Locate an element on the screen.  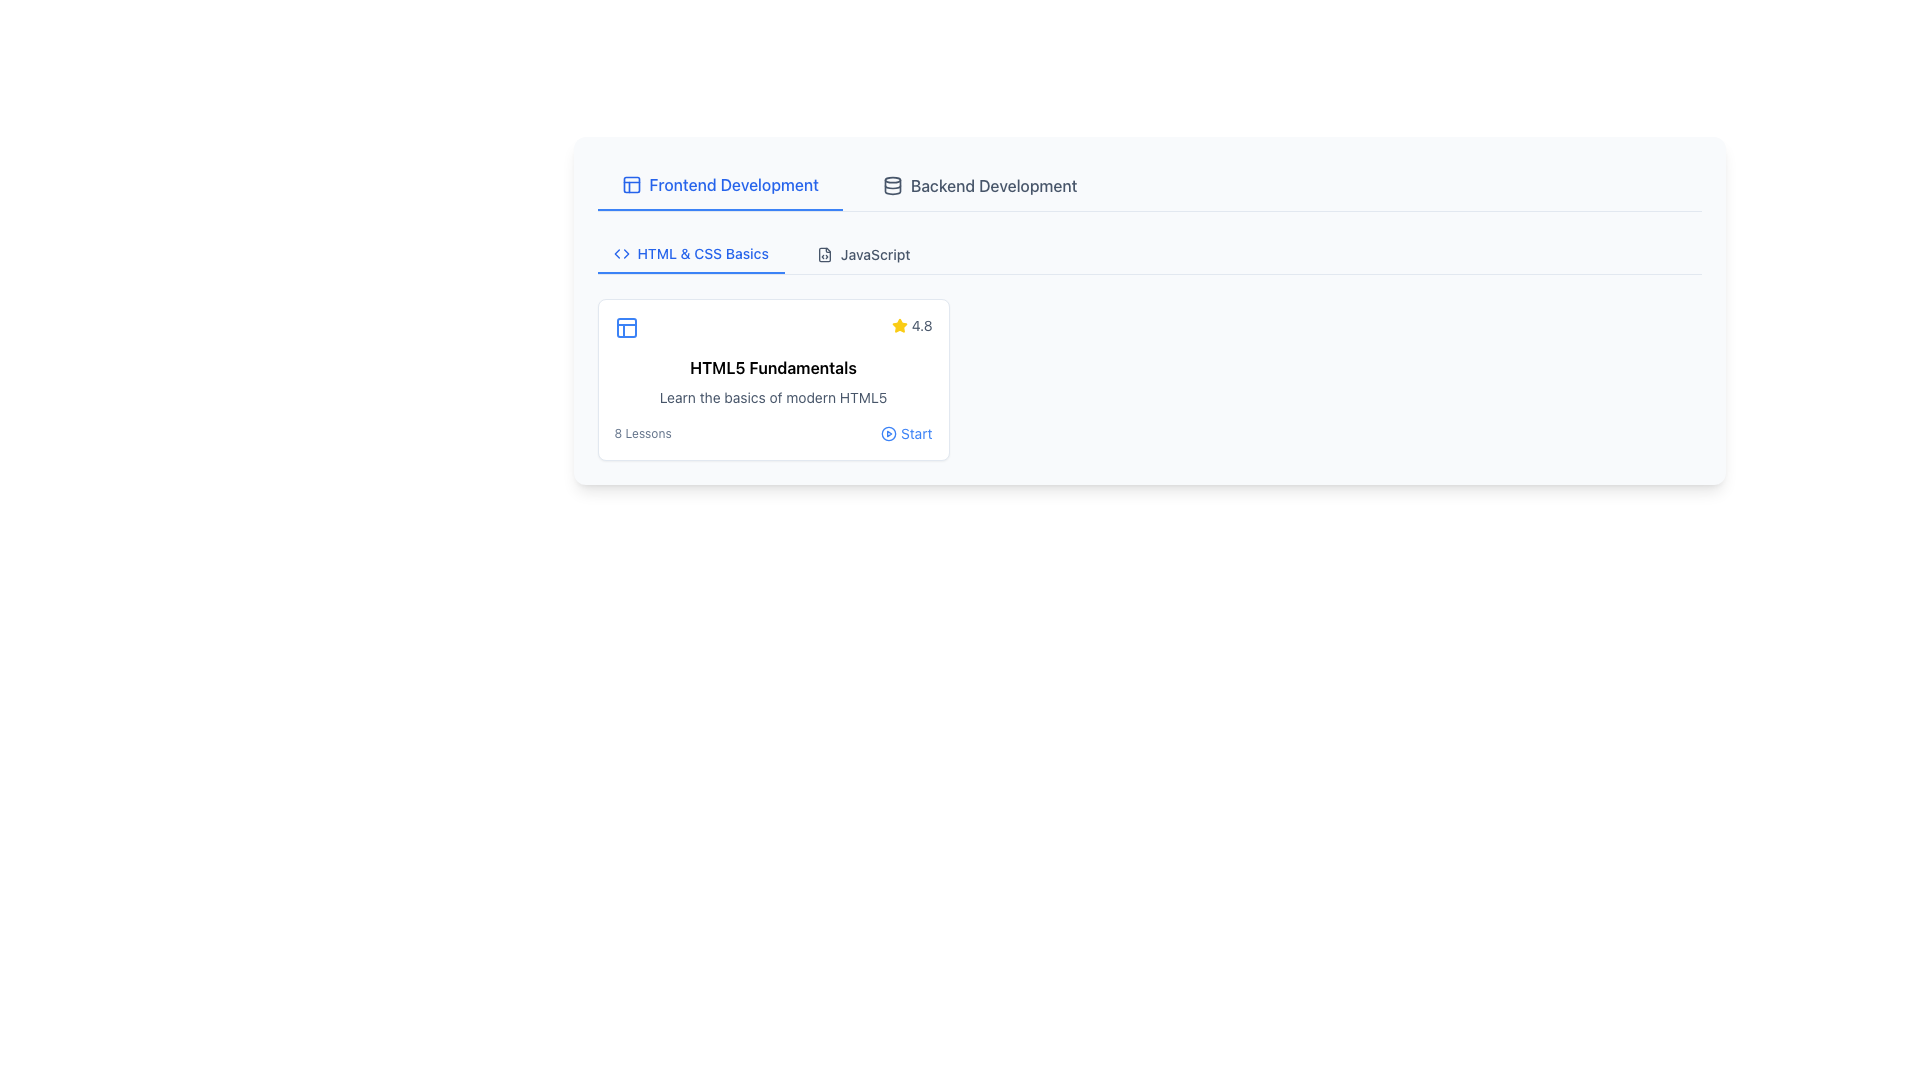
the first tab from the left in the top tab bar, which has an icon and text, to switch the displayed content to the 'Frontend Development' section is located at coordinates (720, 185).